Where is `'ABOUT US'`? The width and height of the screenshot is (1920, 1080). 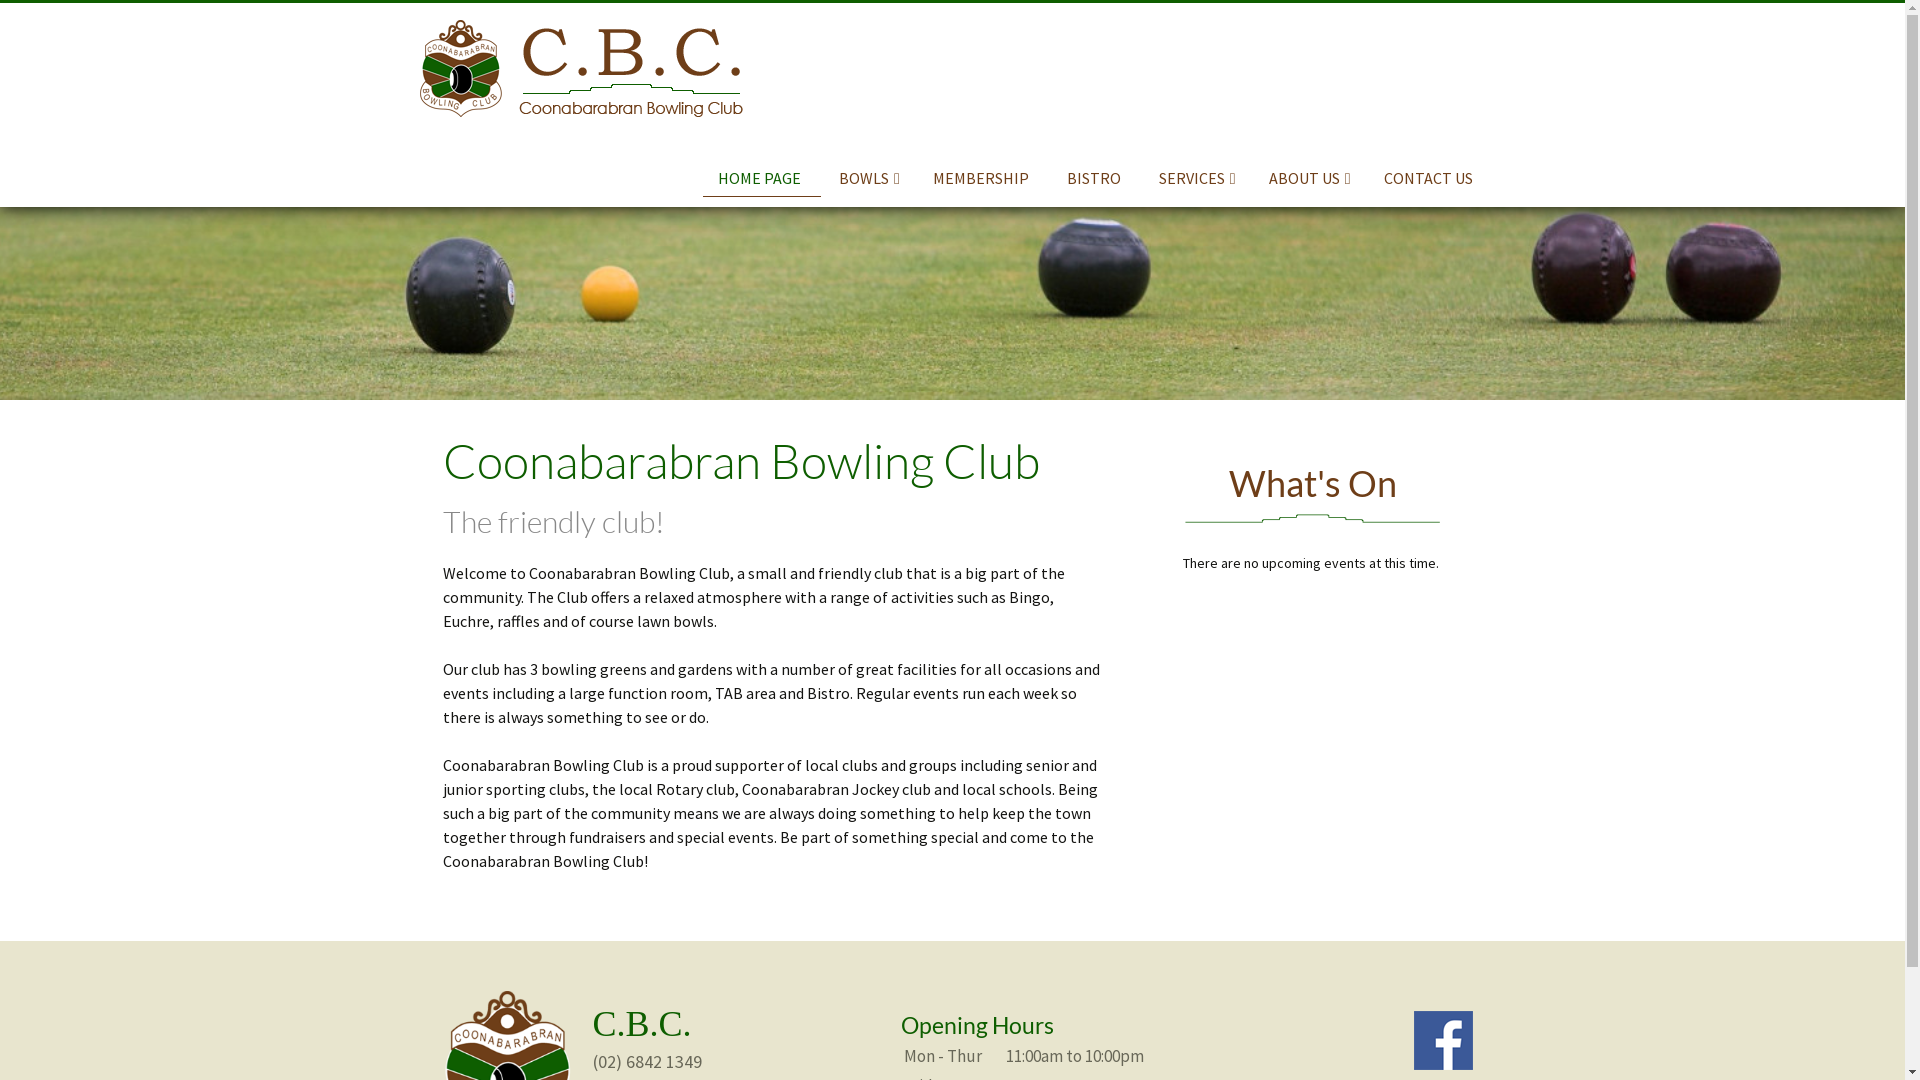
'ABOUT US' is located at coordinates (1310, 176).